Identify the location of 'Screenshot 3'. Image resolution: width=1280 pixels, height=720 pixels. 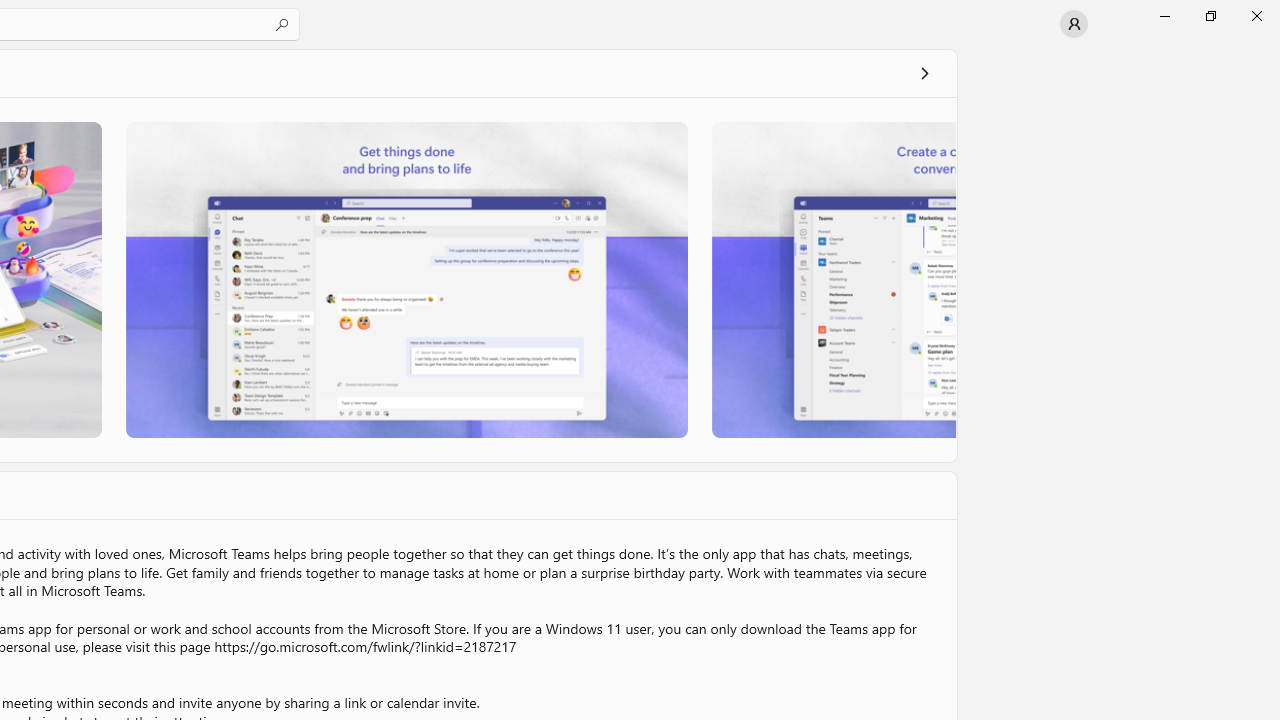
(833, 279).